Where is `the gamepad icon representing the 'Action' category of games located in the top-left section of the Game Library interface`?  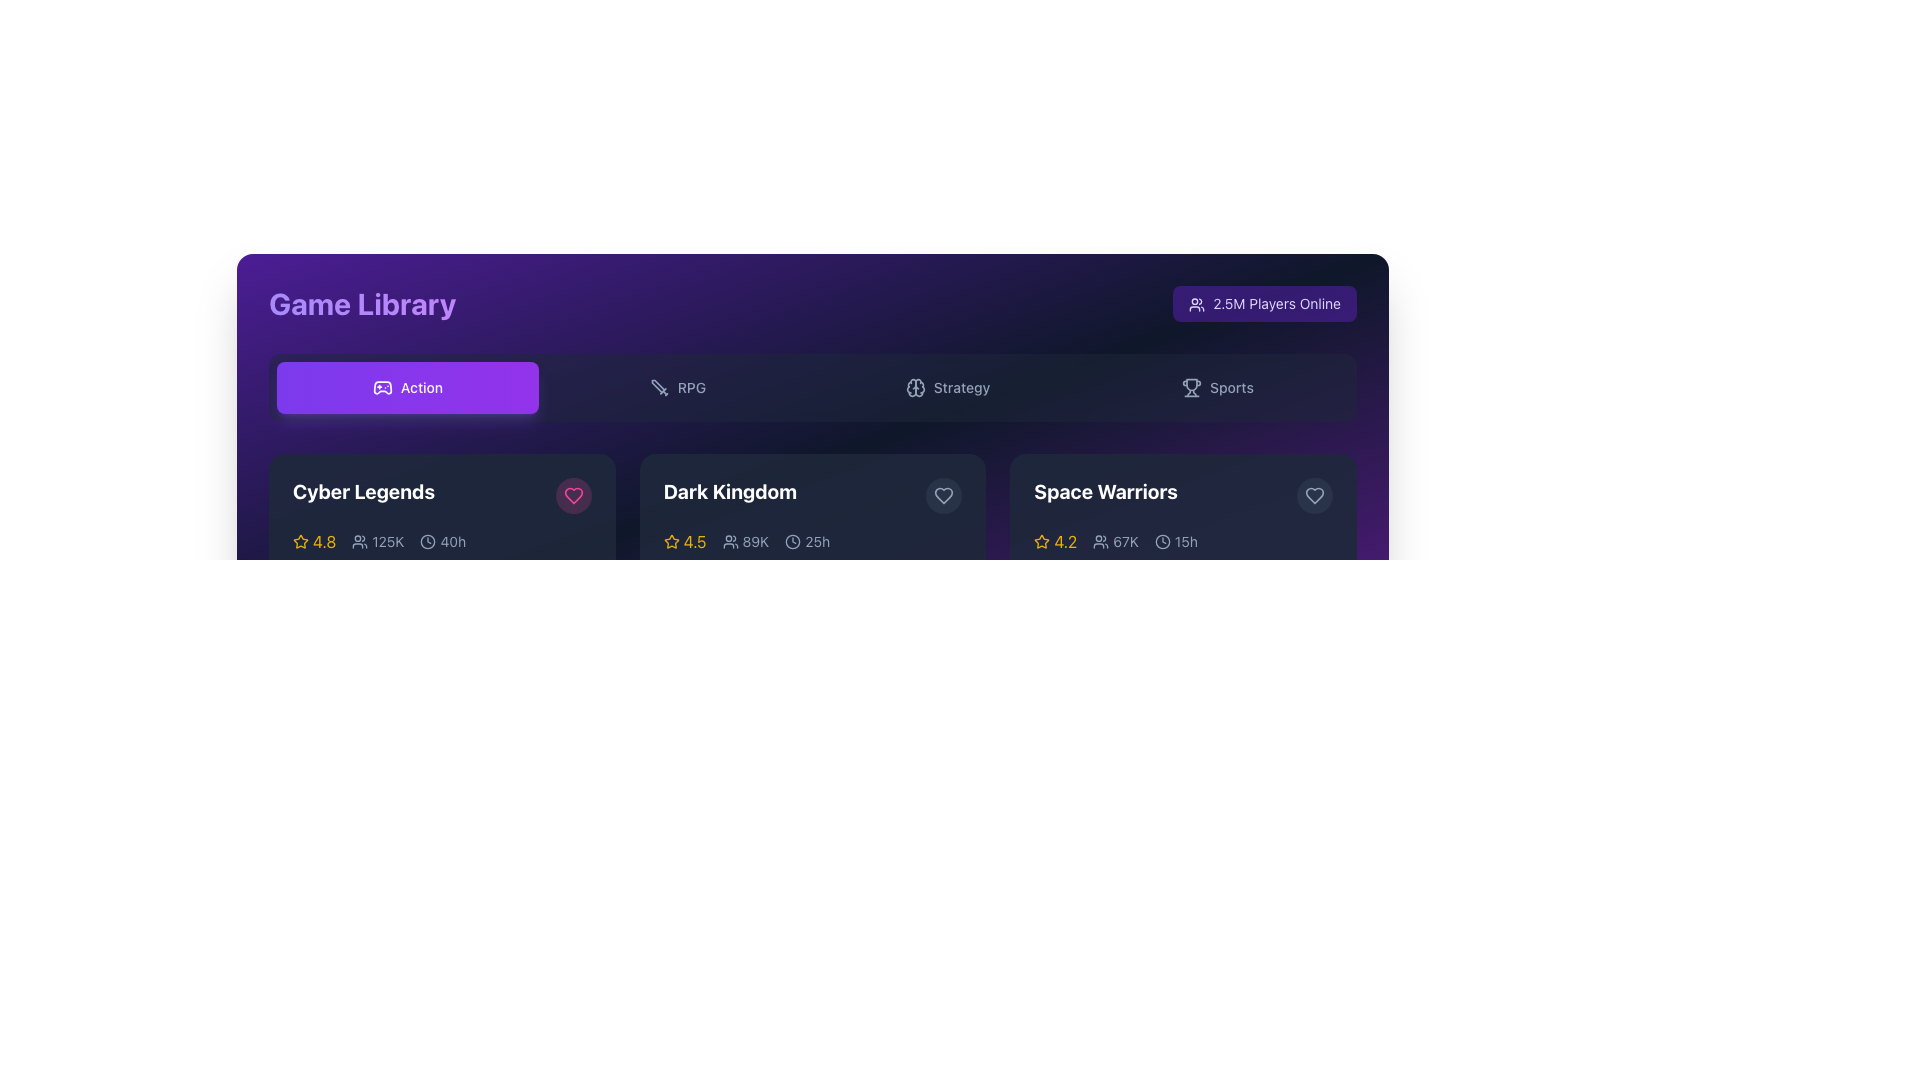 the gamepad icon representing the 'Action' category of games located in the top-left section of the Game Library interface is located at coordinates (382, 388).